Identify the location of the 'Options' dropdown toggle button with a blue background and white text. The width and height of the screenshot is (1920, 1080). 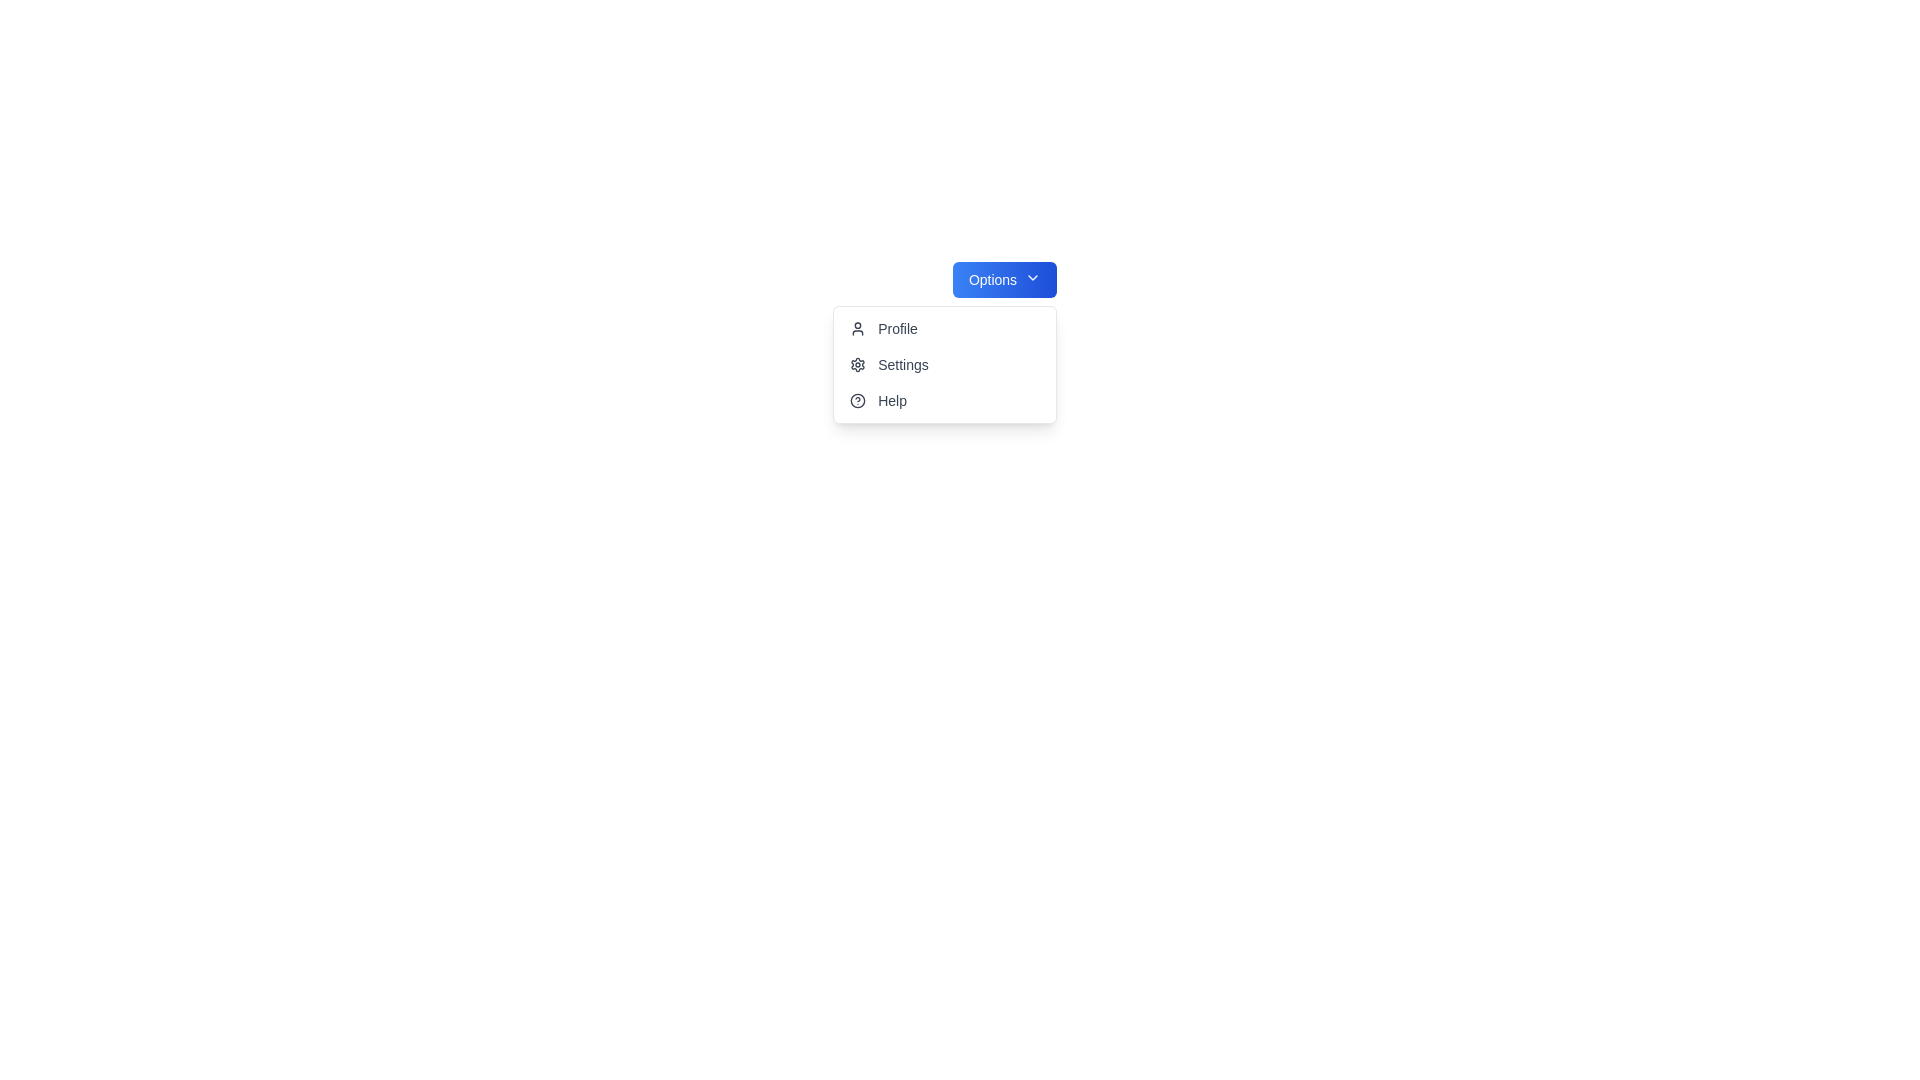
(1004, 280).